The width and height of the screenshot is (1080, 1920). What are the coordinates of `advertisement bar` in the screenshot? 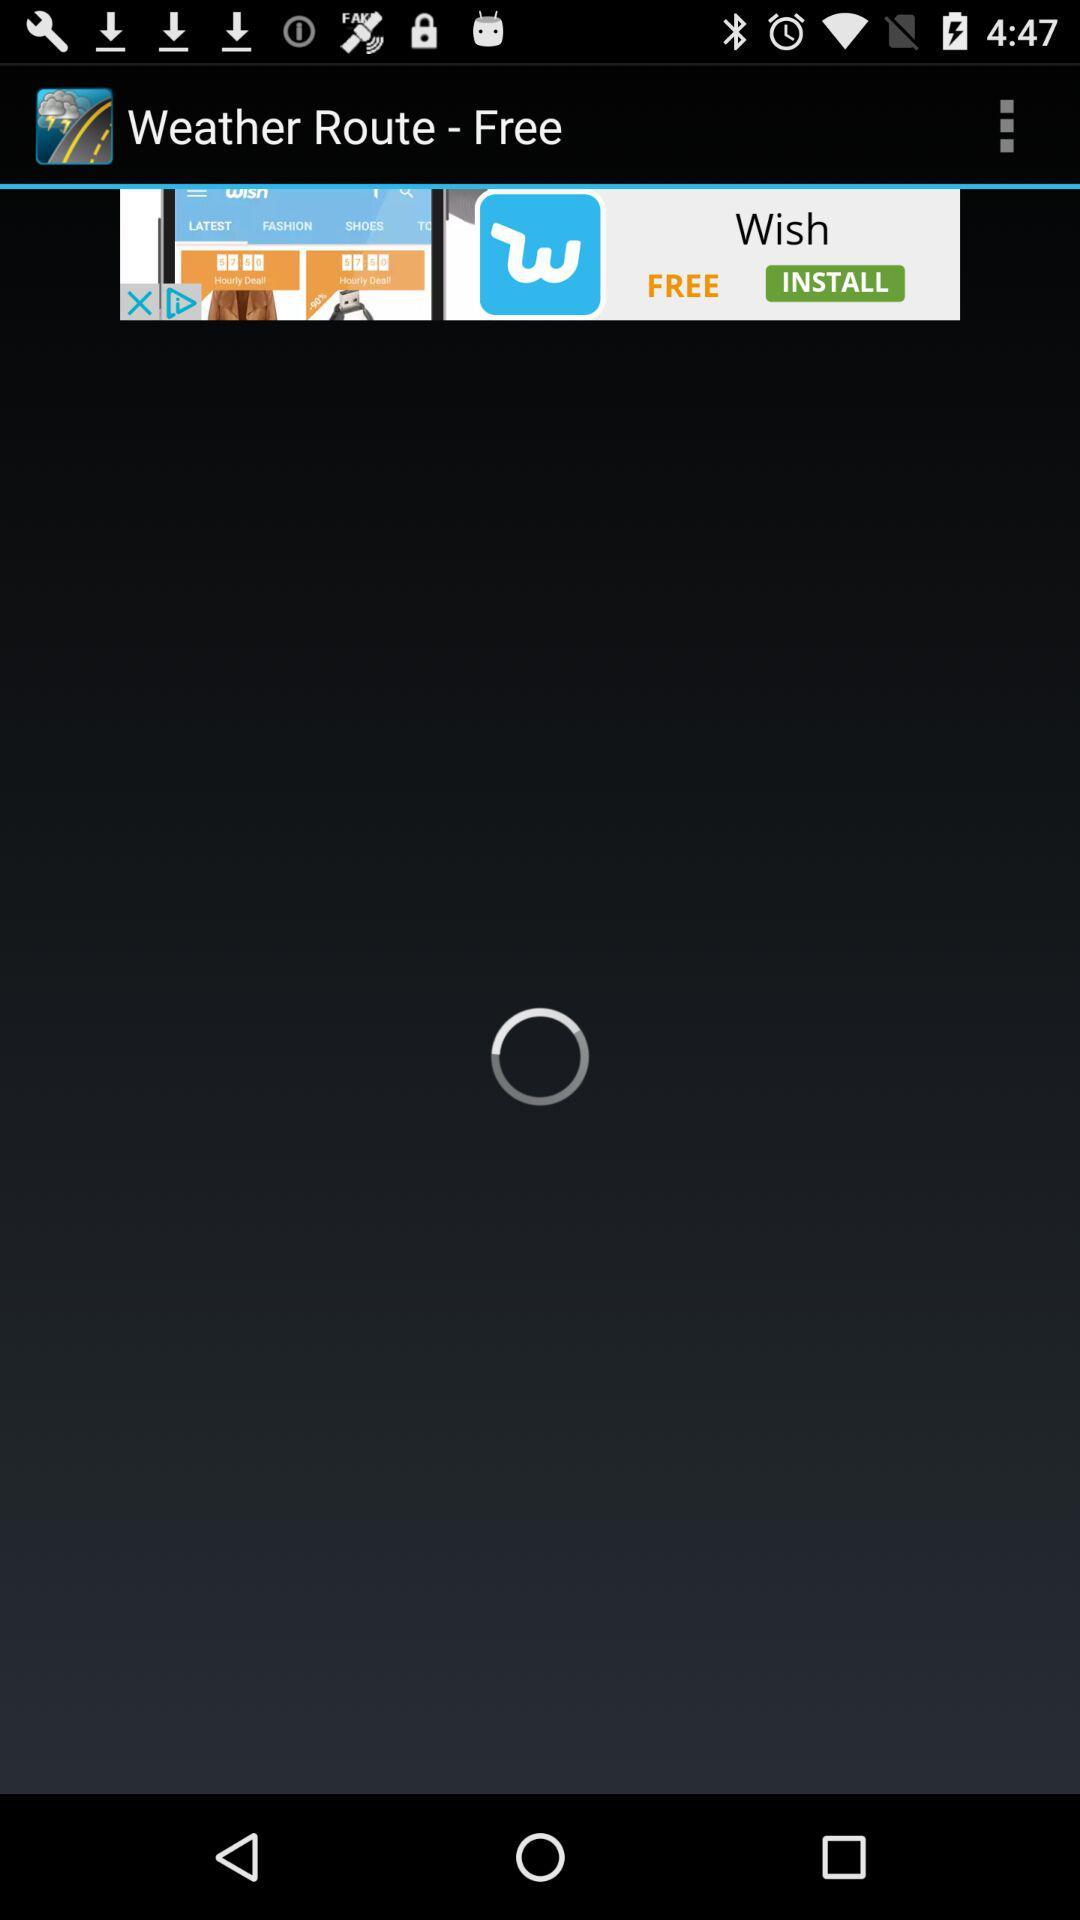 It's located at (540, 253).